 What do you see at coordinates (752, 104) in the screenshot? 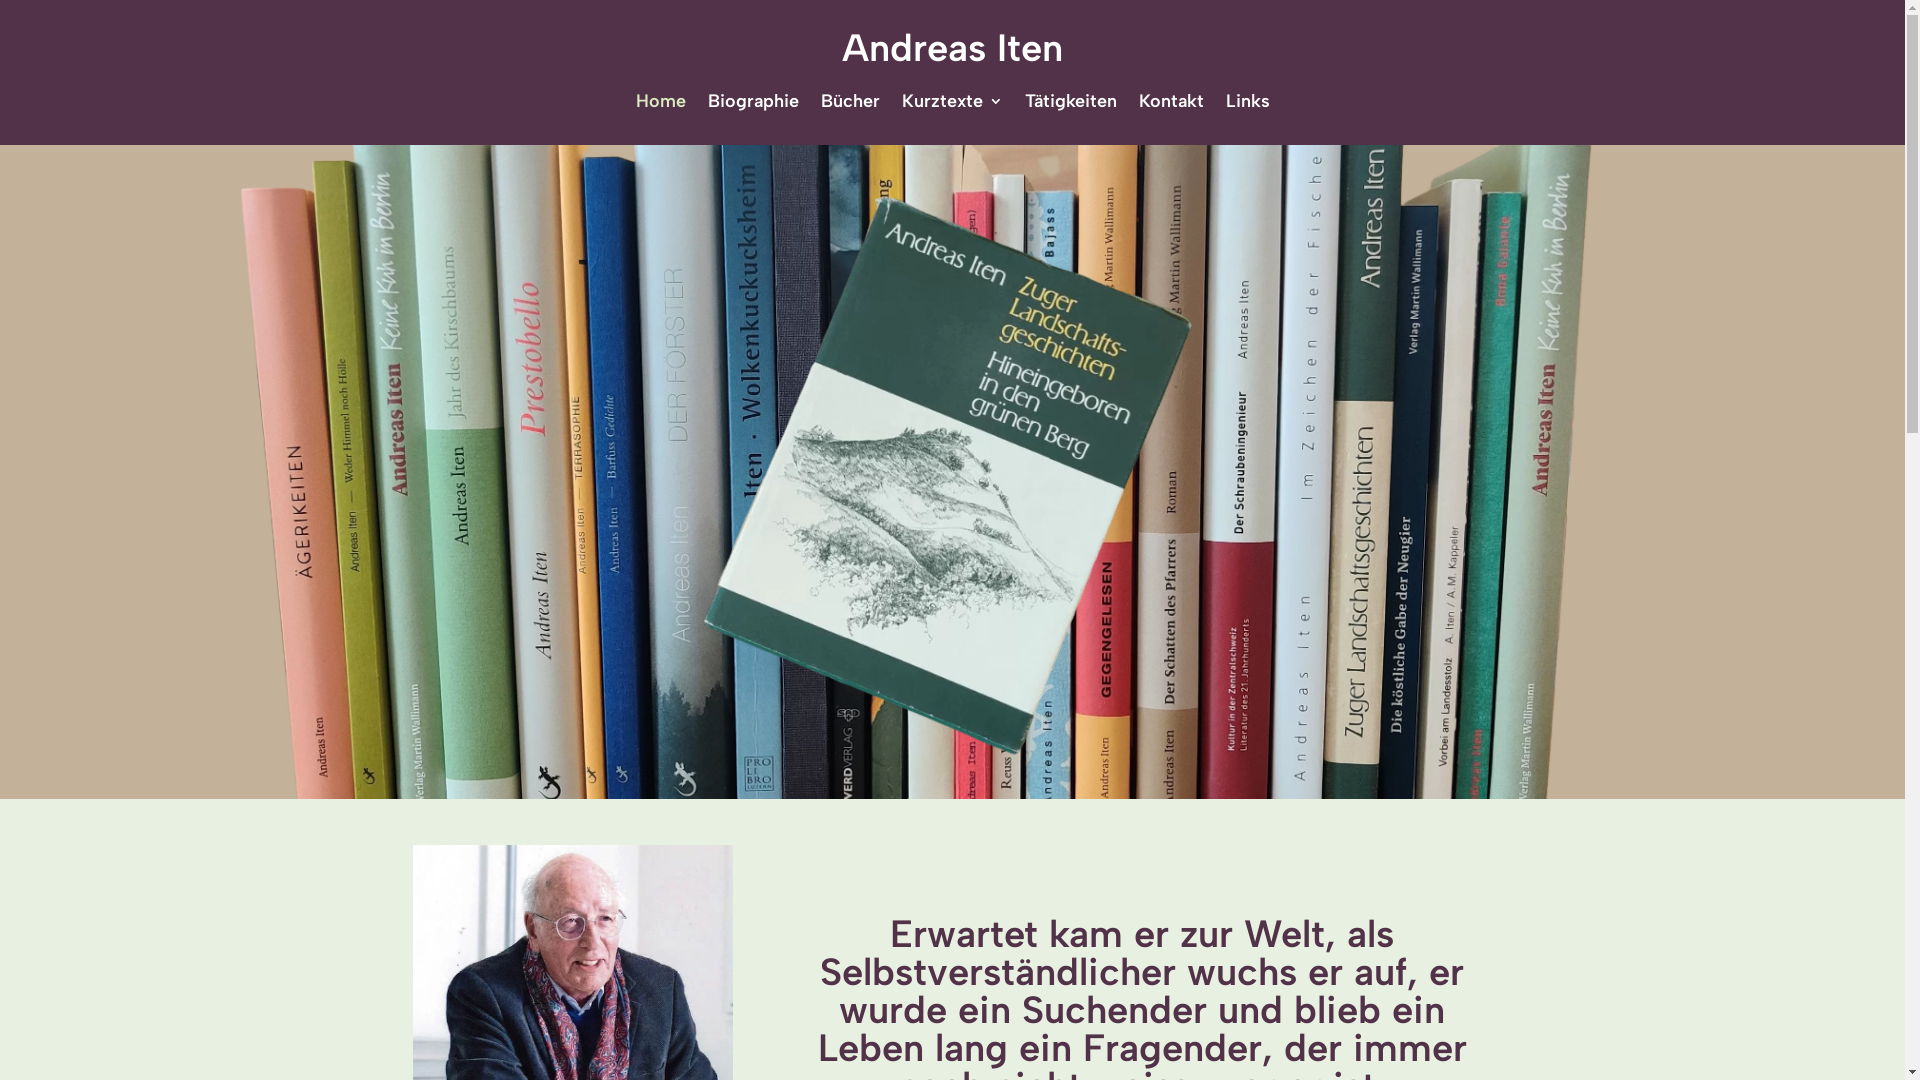
I see `'Biographie'` at bounding box center [752, 104].